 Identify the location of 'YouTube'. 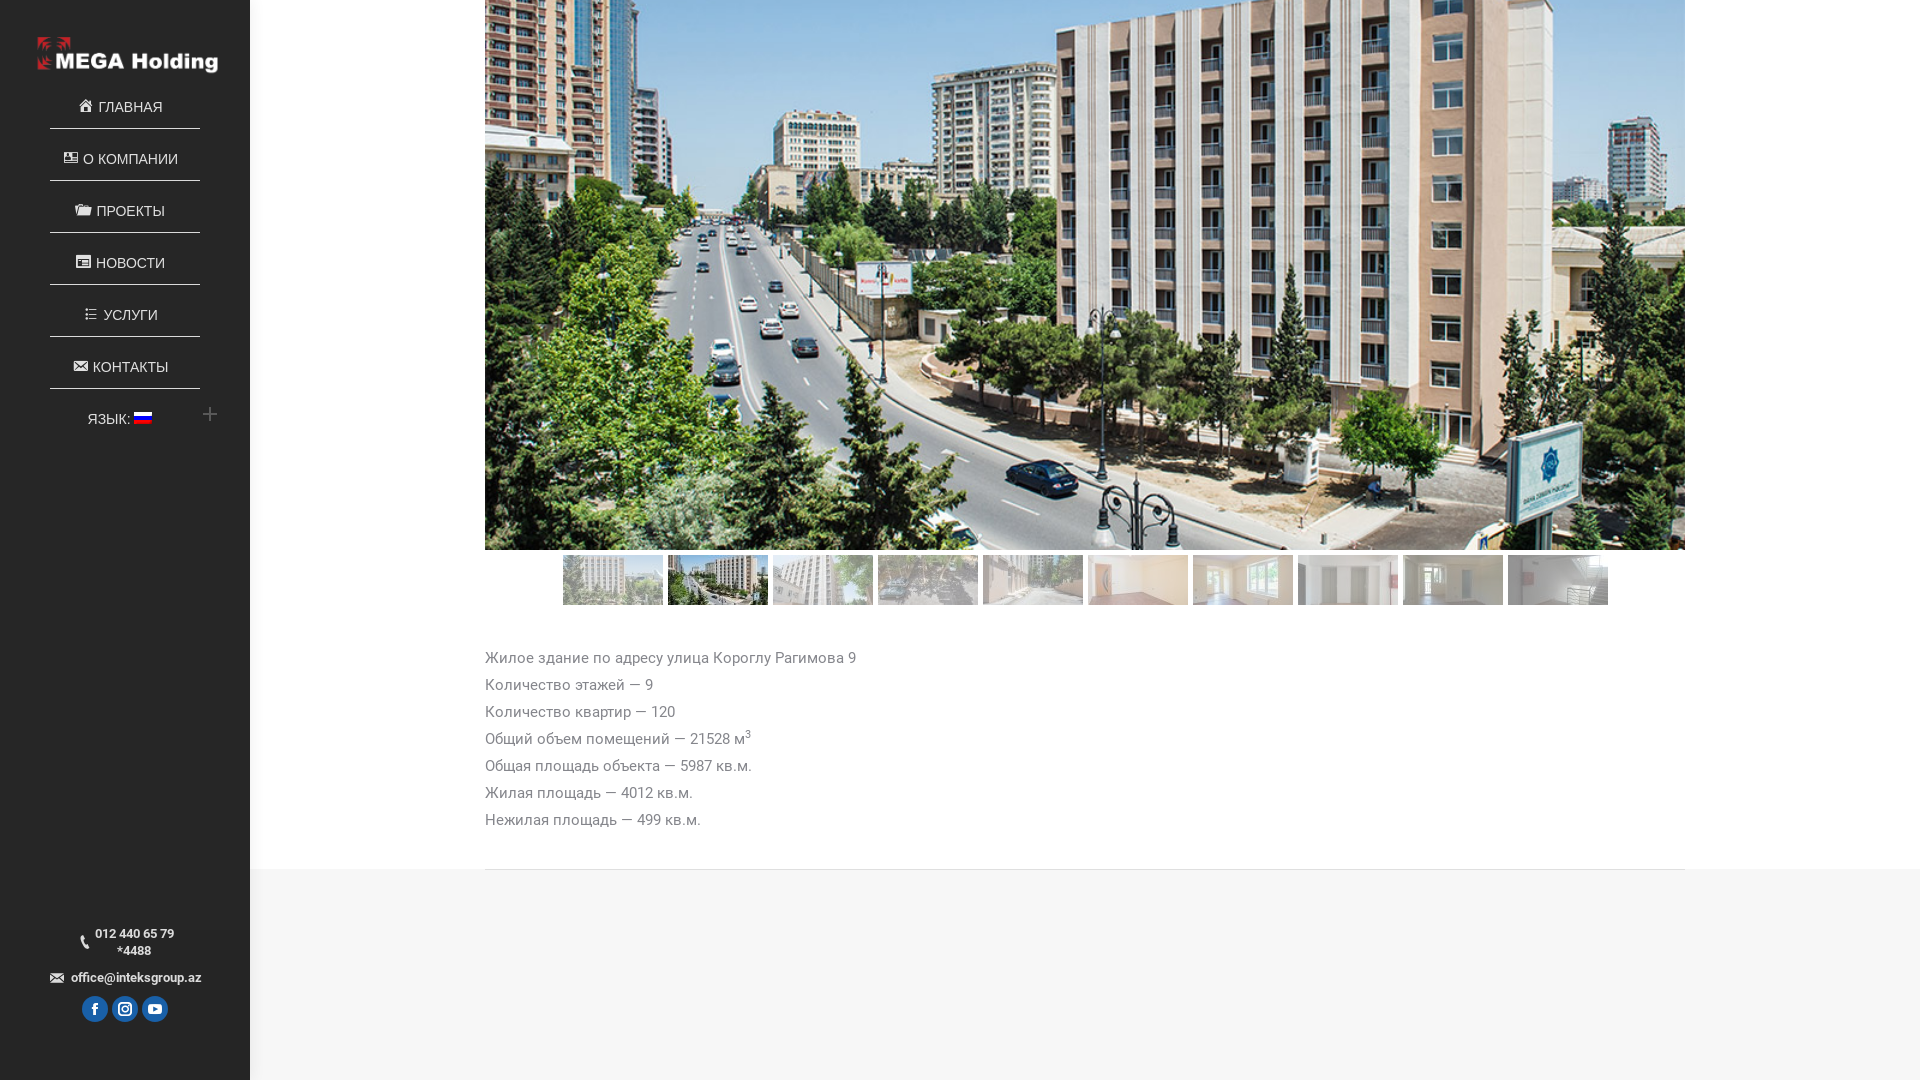
(153, 1009).